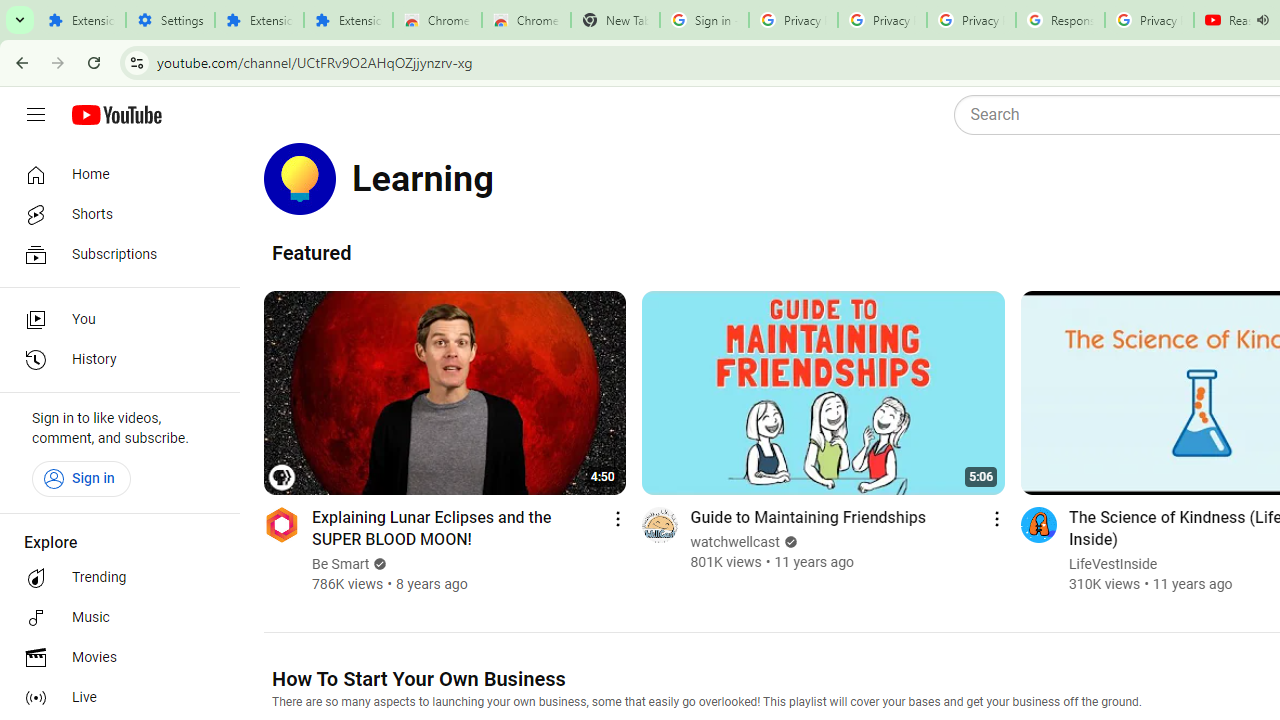 The image size is (1280, 720). Describe the element at coordinates (341, 564) in the screenshot. I see `'Be Smart'` at that location.